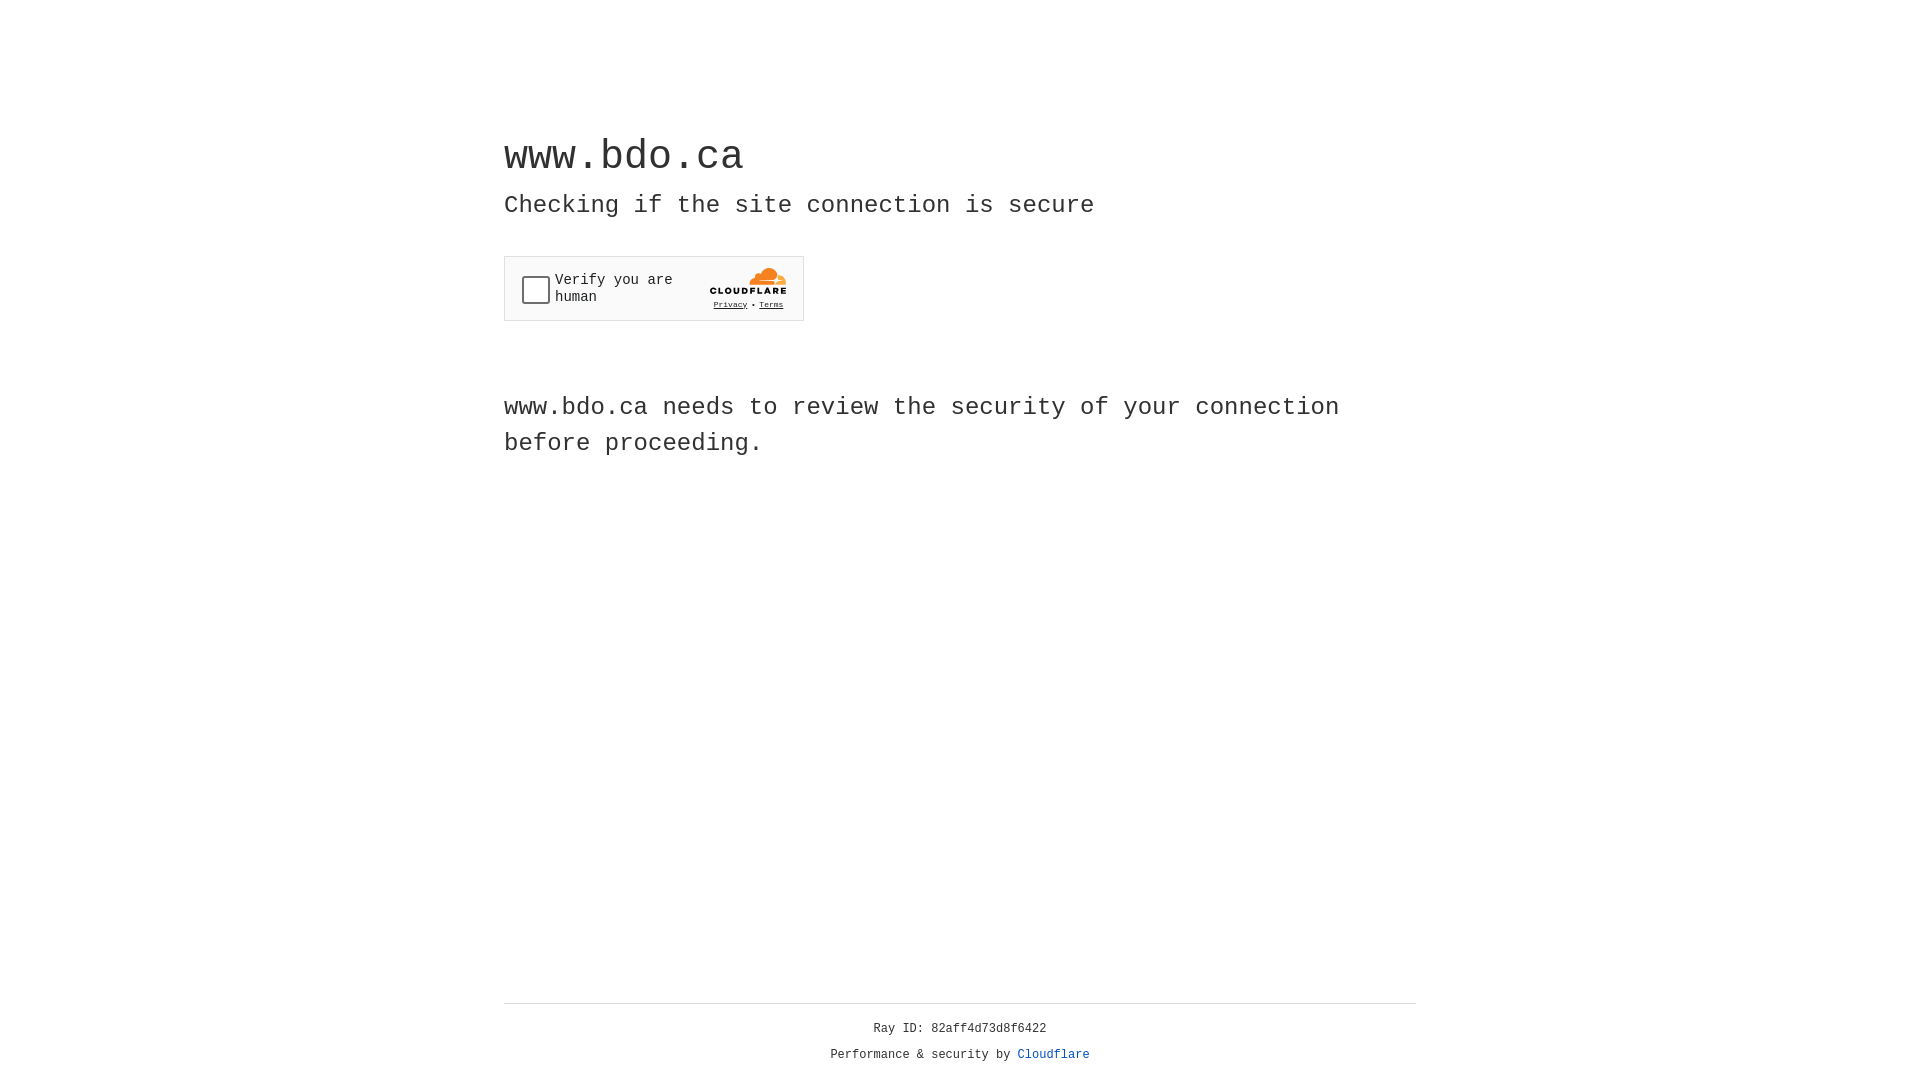 The width and height of the screenshot is (1920, 1080). I want to click on 'Widget containing a Cloudflare security challenge', so click(653, 288).